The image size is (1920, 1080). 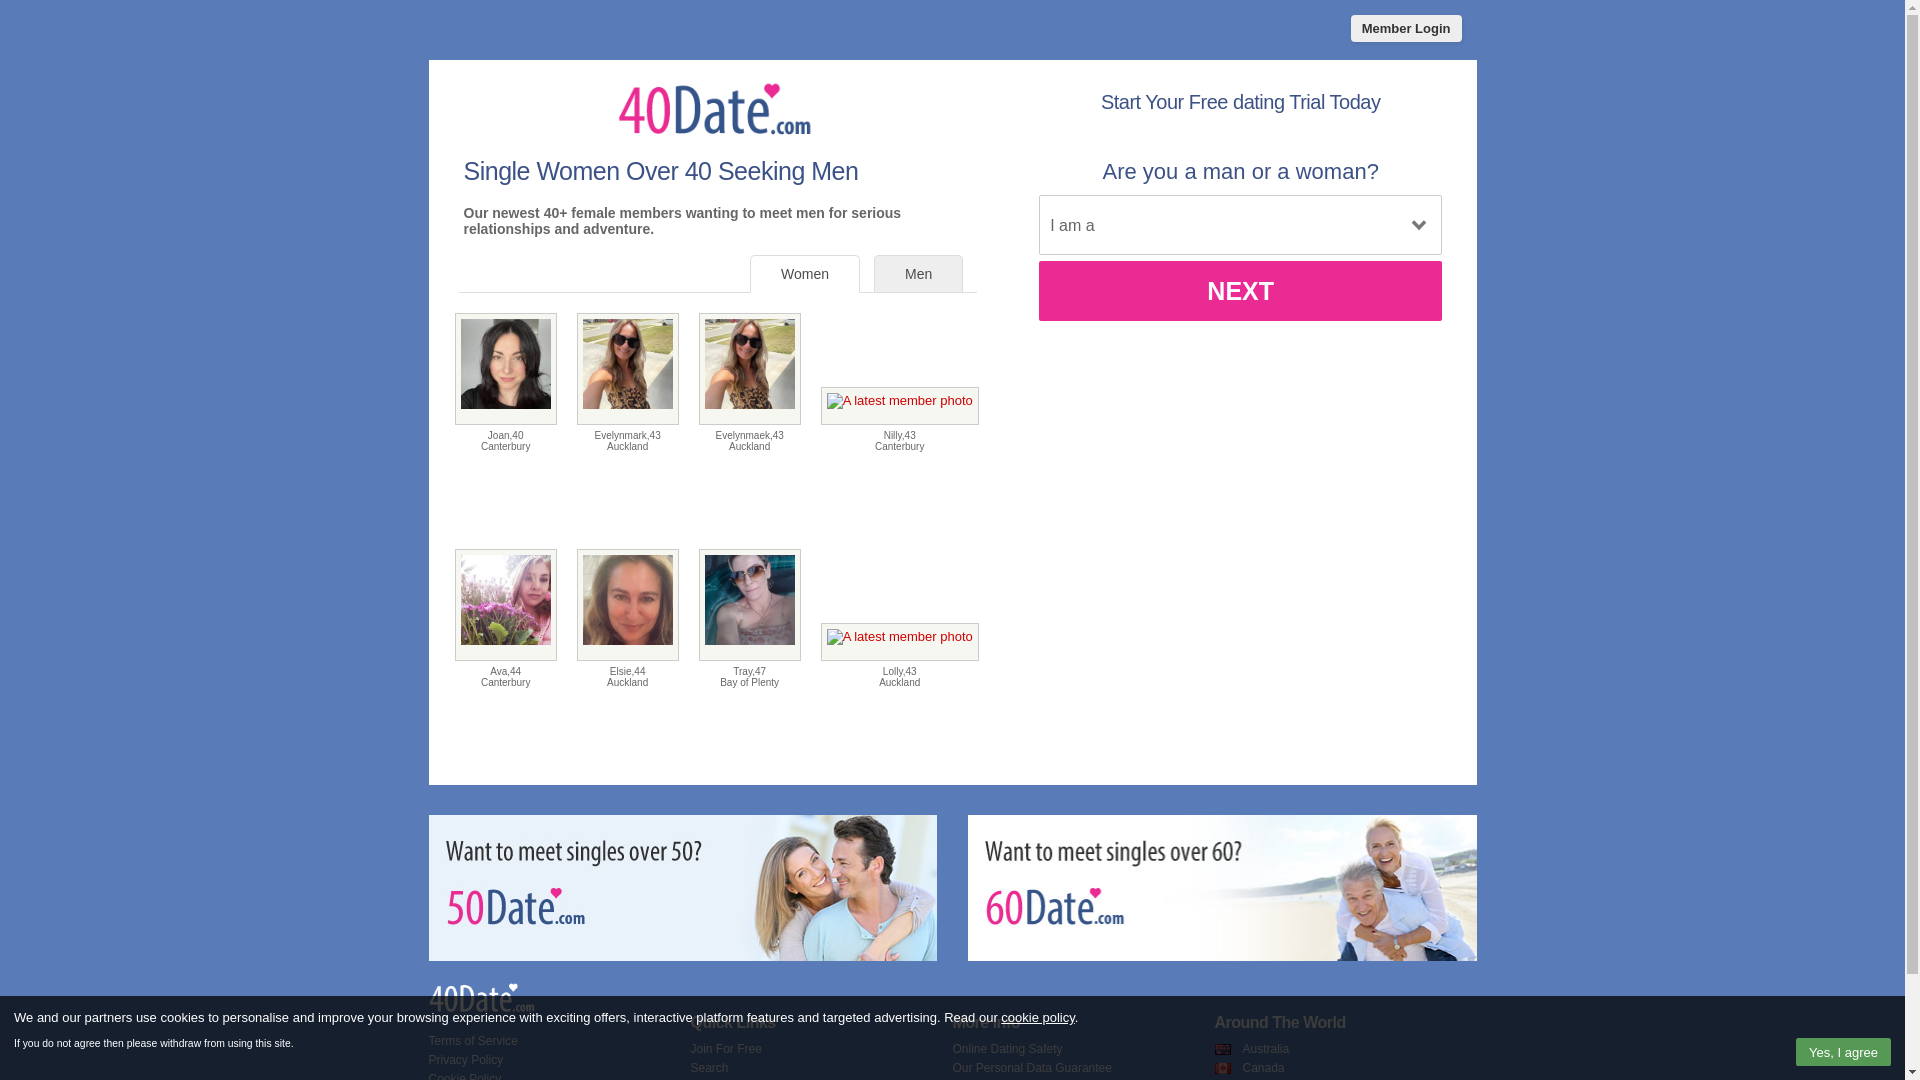 What do you see at coordinates (1405, 28) in the screenshot?
I see `'Member Login'` at bounding box center [1405, 28].